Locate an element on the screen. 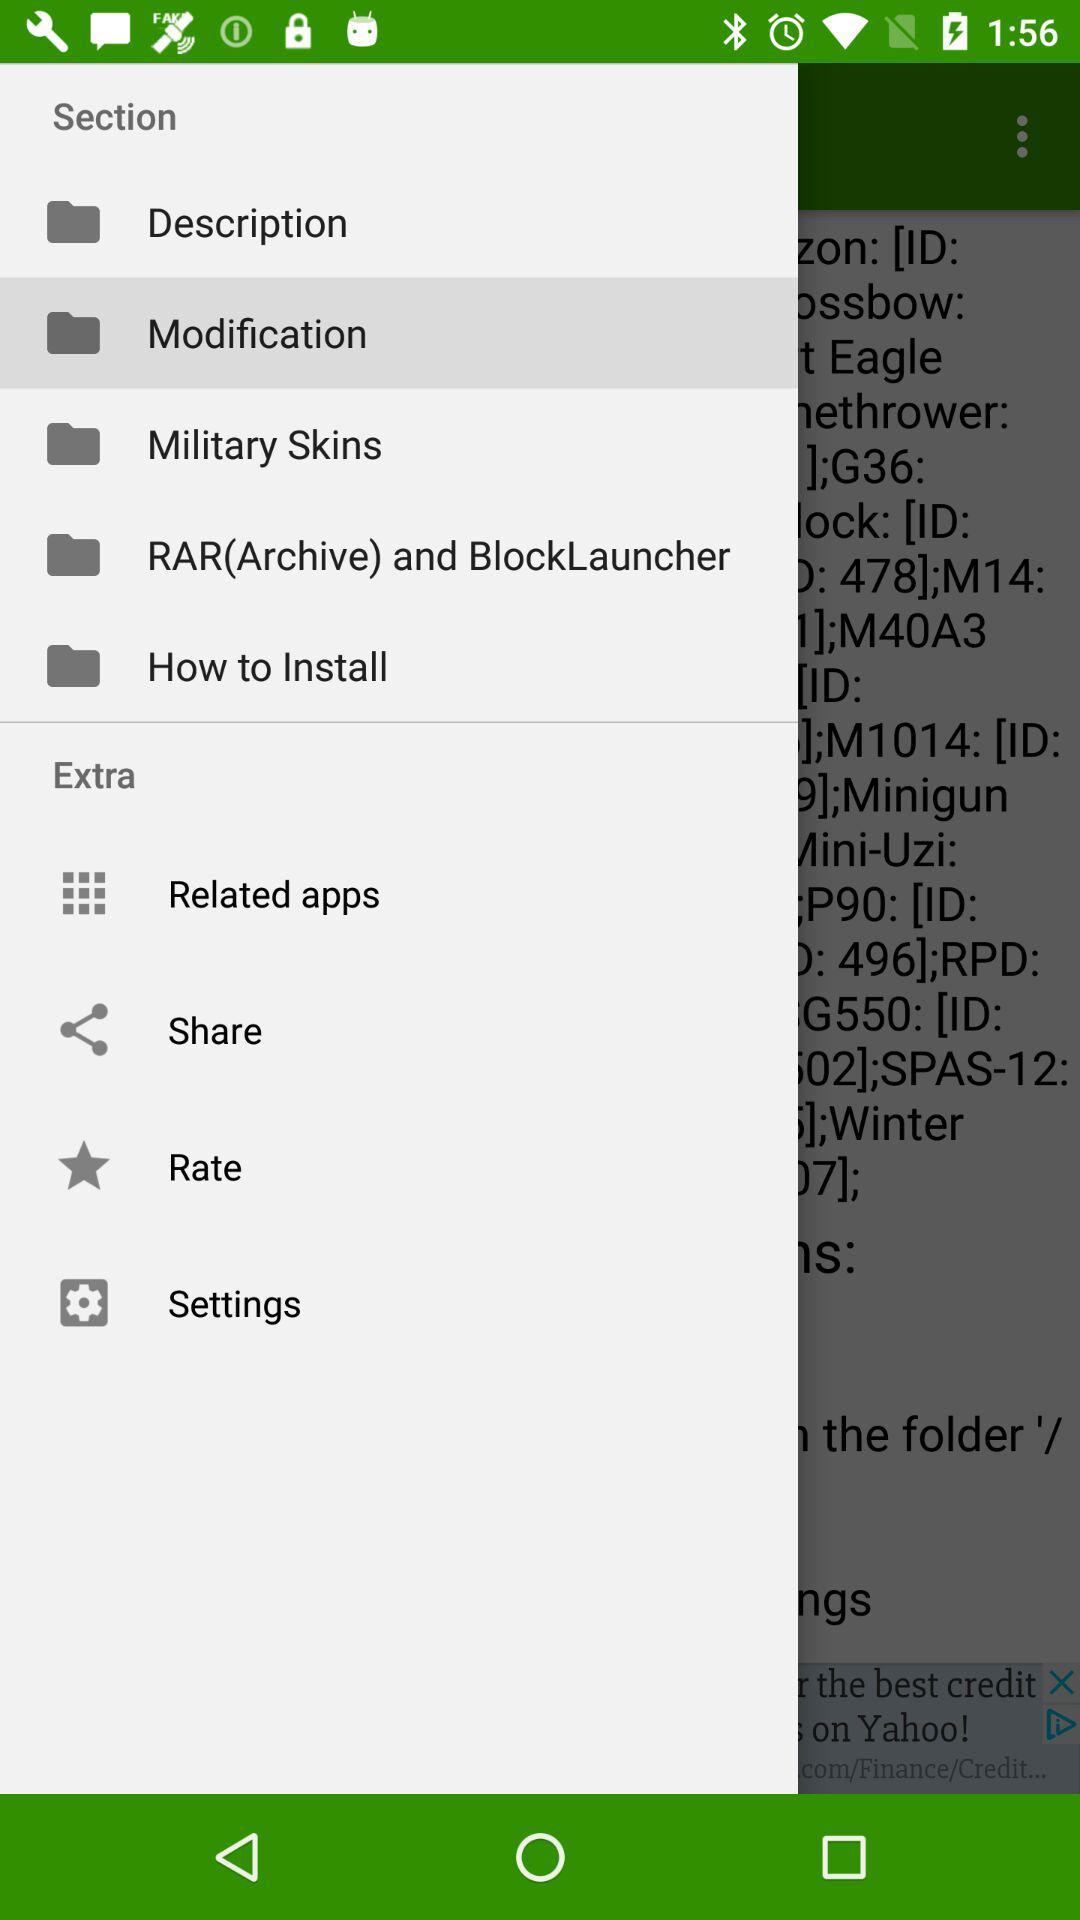 The width and height of the screenshot is (1080, 1920). description which is below section on the page is located at coordinates (398, 222).